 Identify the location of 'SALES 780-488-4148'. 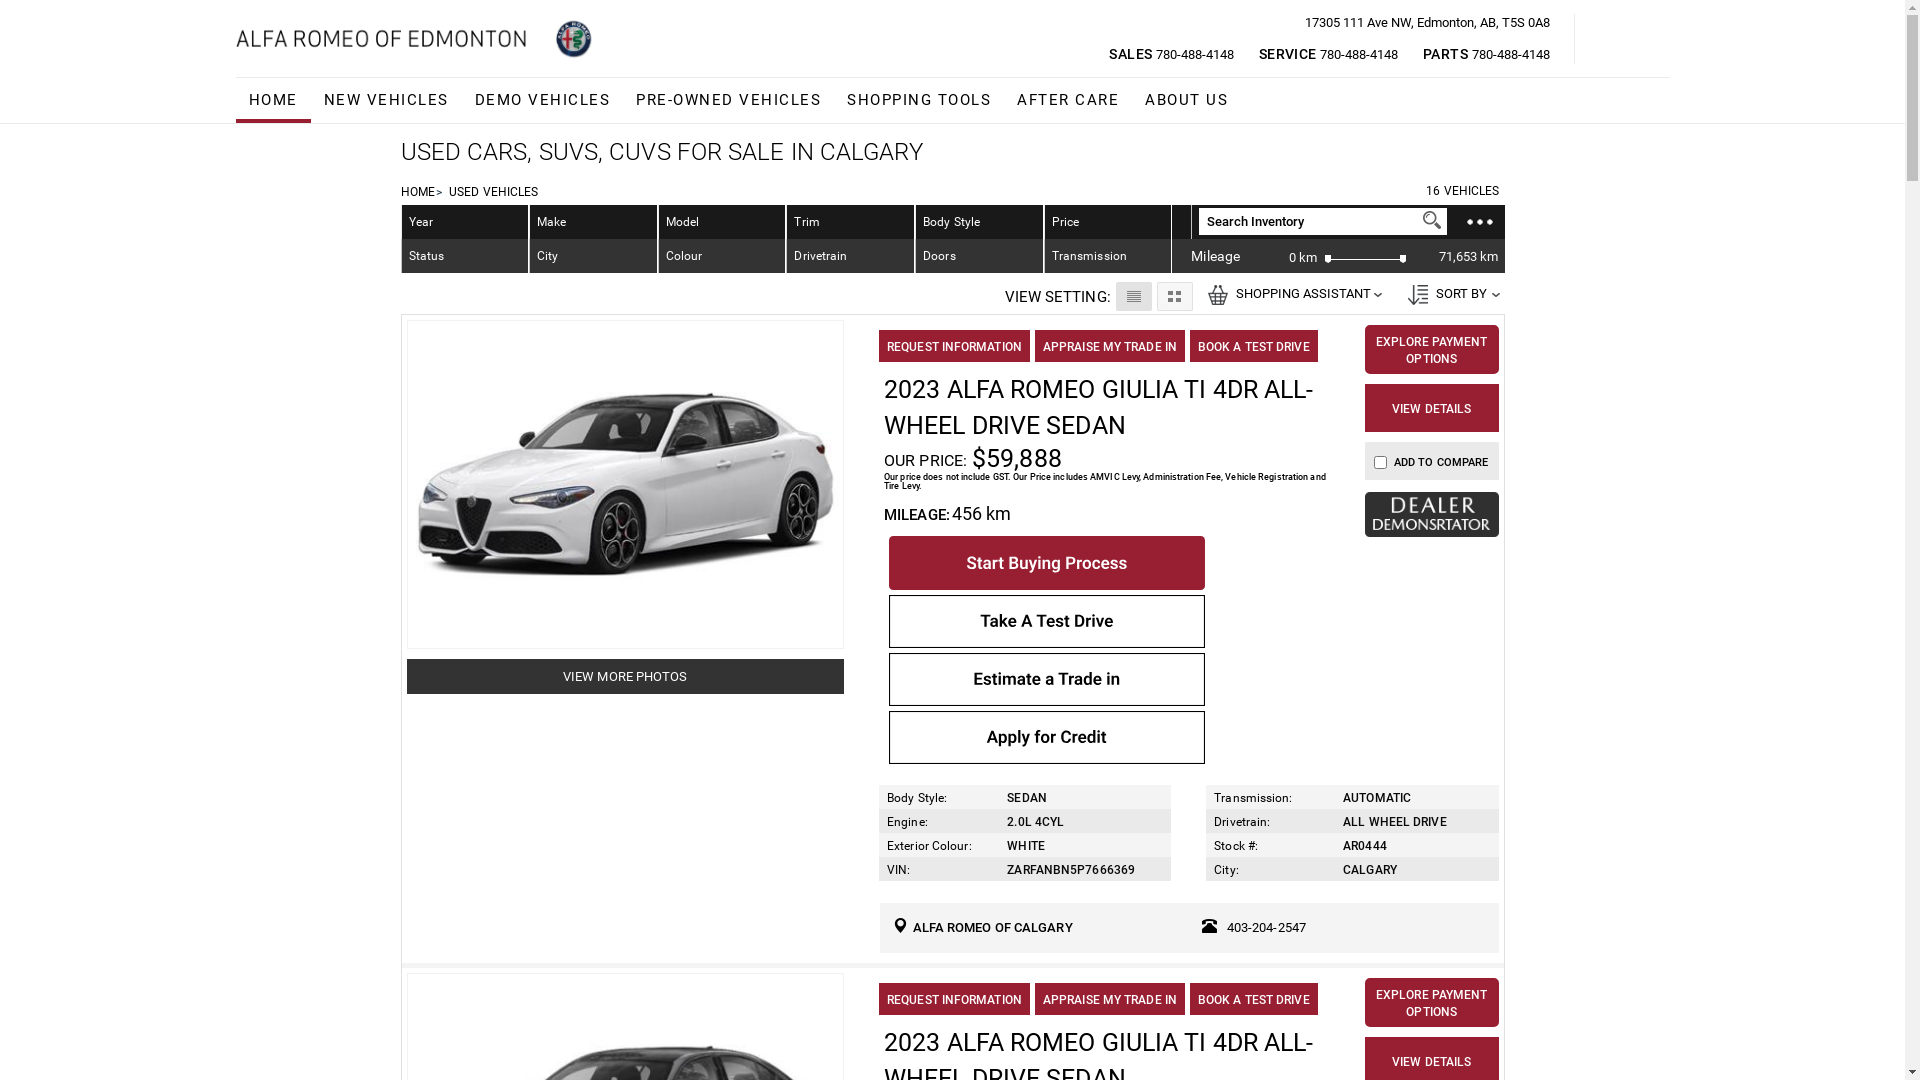
(1171, 53).